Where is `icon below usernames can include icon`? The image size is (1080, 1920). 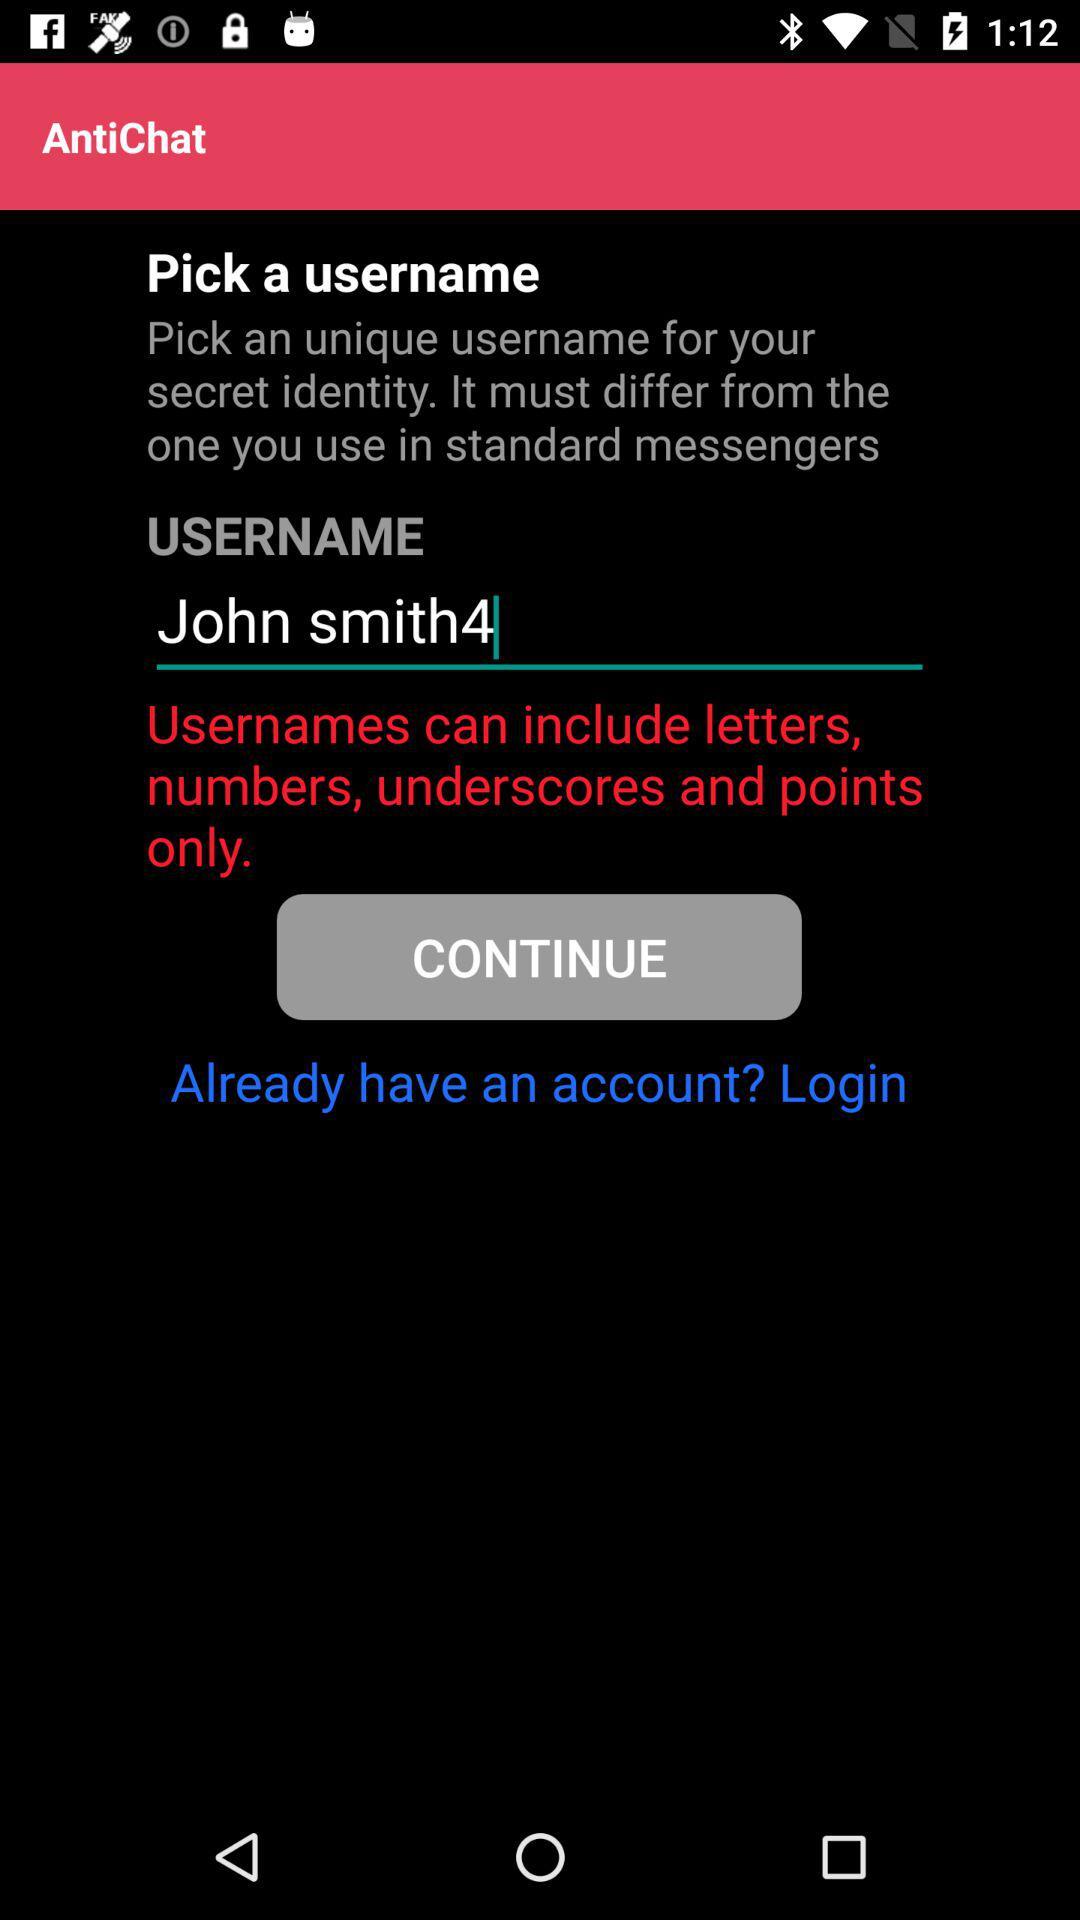
icon below usernames can include icon is located at coordinates (538, 955).